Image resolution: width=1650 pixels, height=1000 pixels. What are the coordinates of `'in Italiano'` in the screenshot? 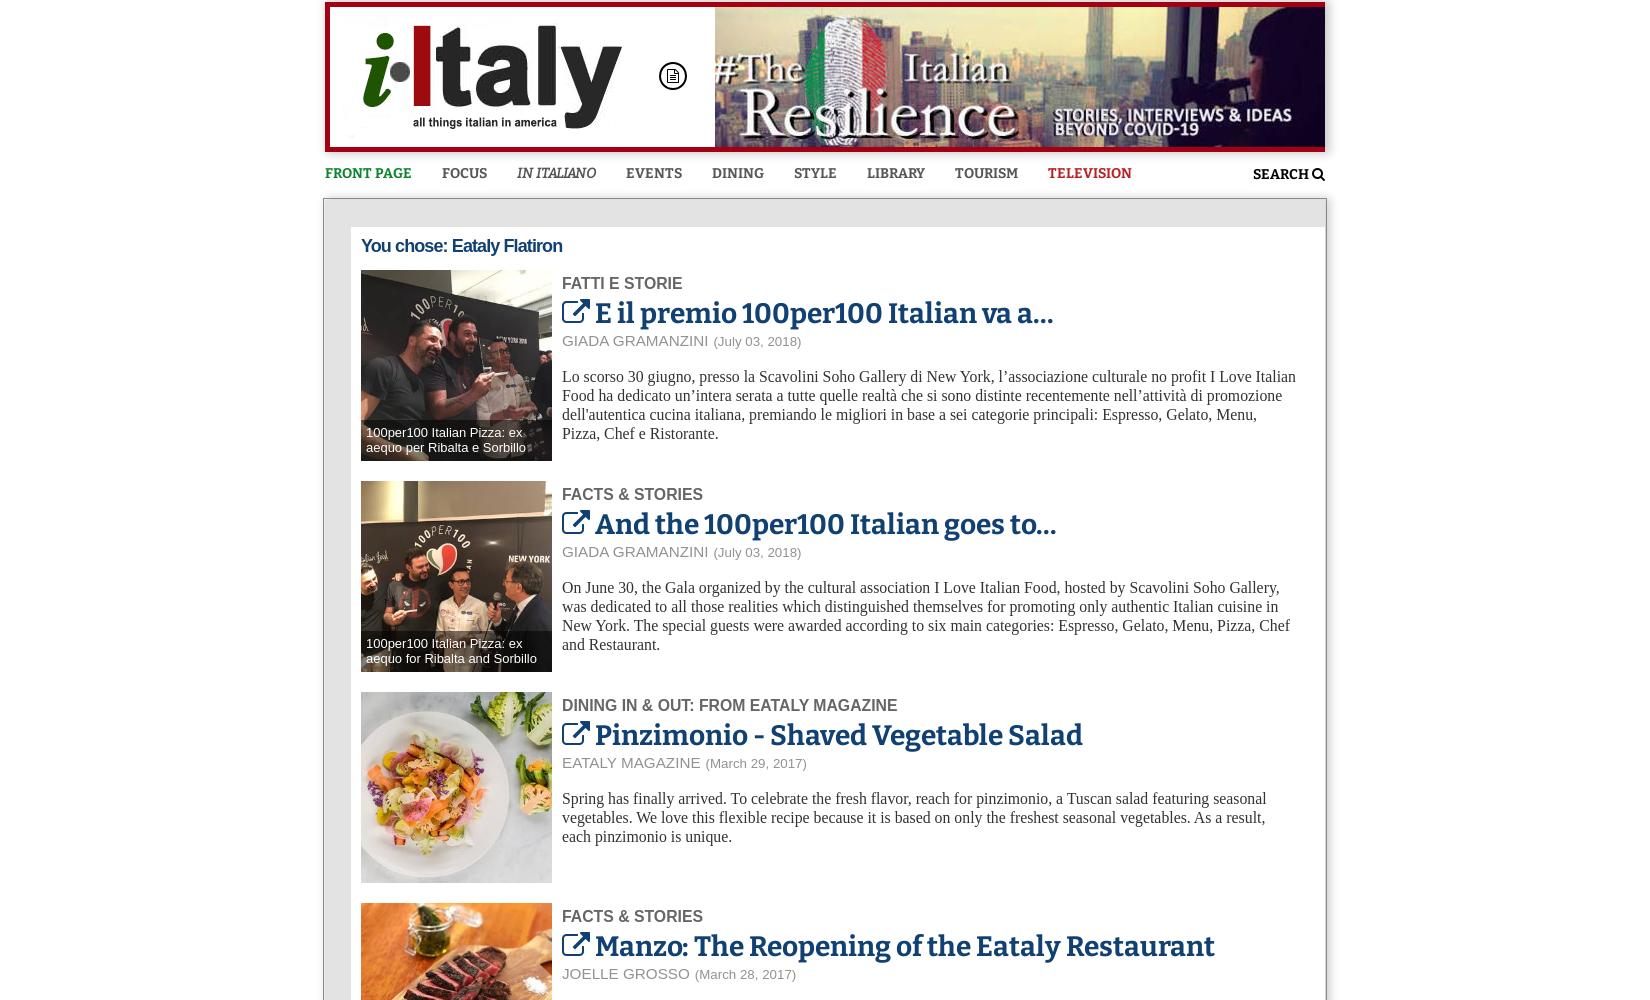 It's located at (555, 173).